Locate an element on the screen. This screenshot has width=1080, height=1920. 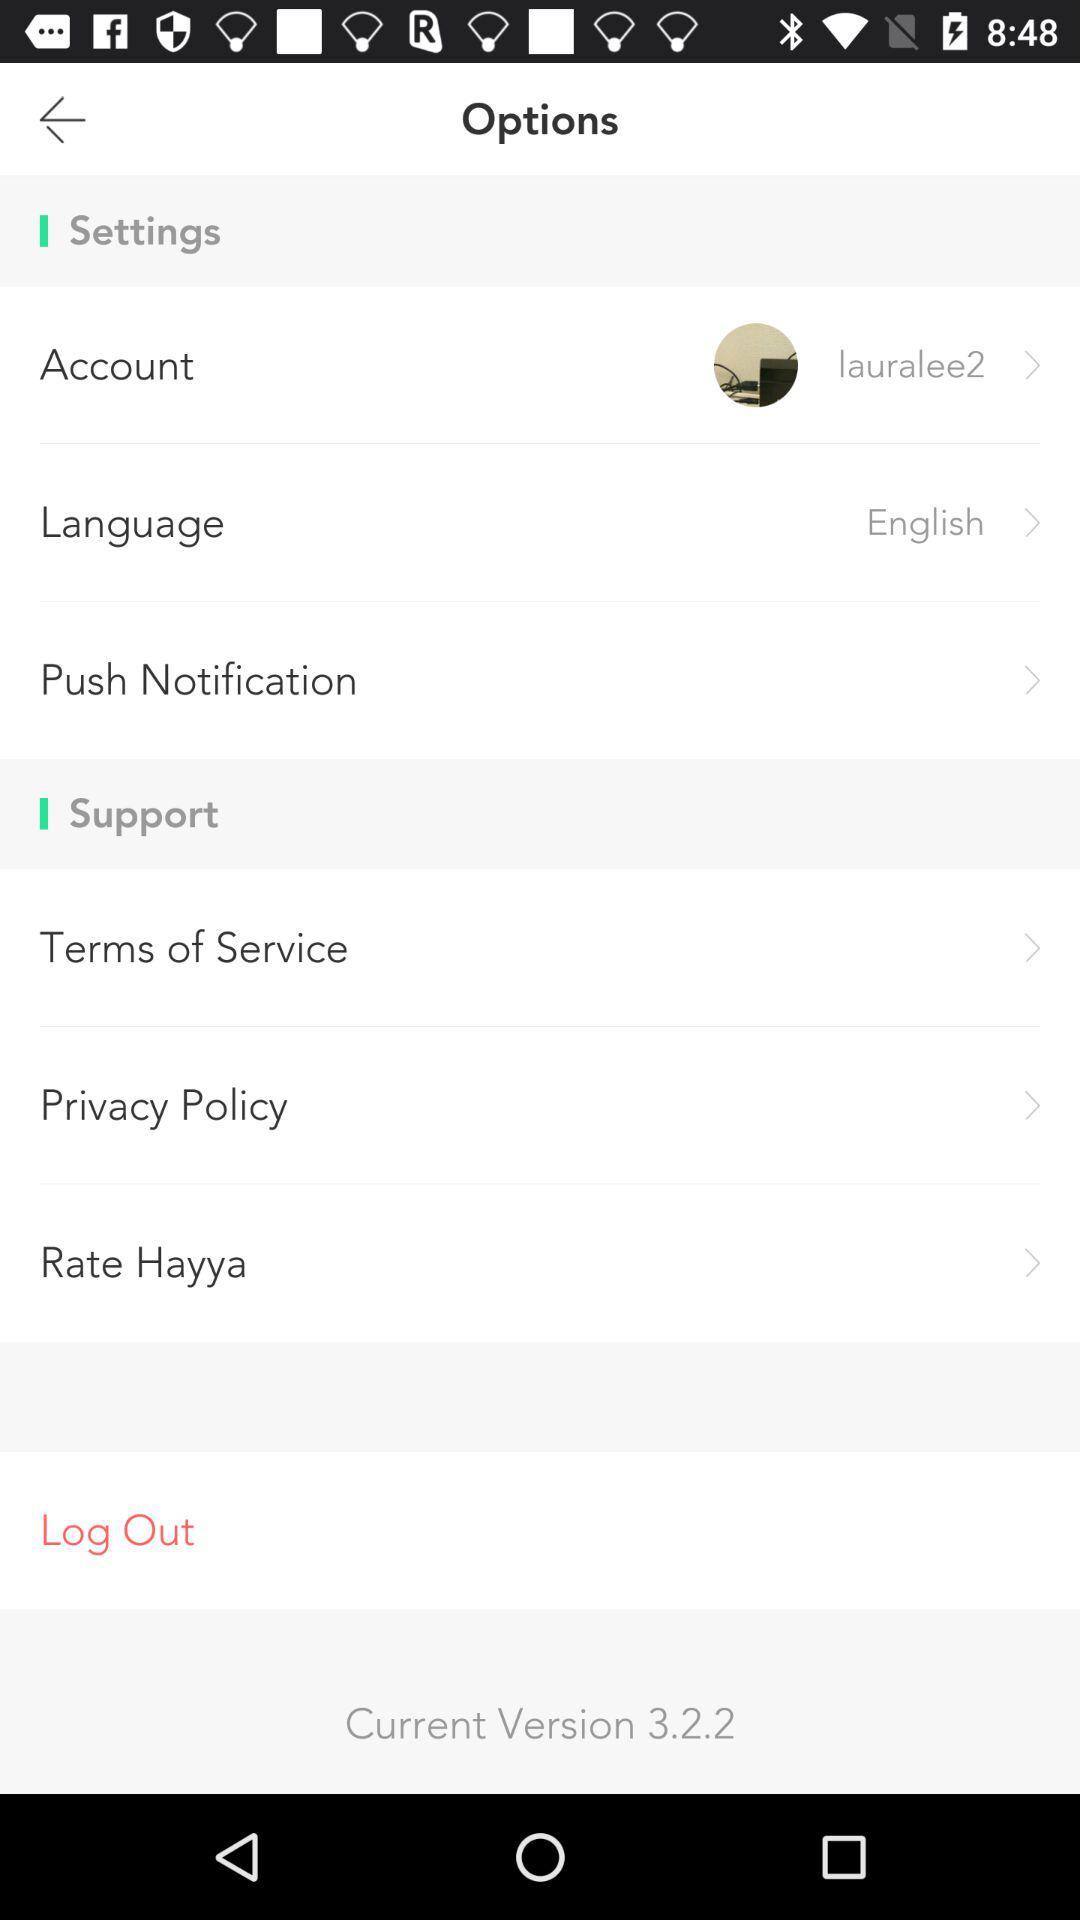
icon next to options icon is located at coordinates (61, 118).